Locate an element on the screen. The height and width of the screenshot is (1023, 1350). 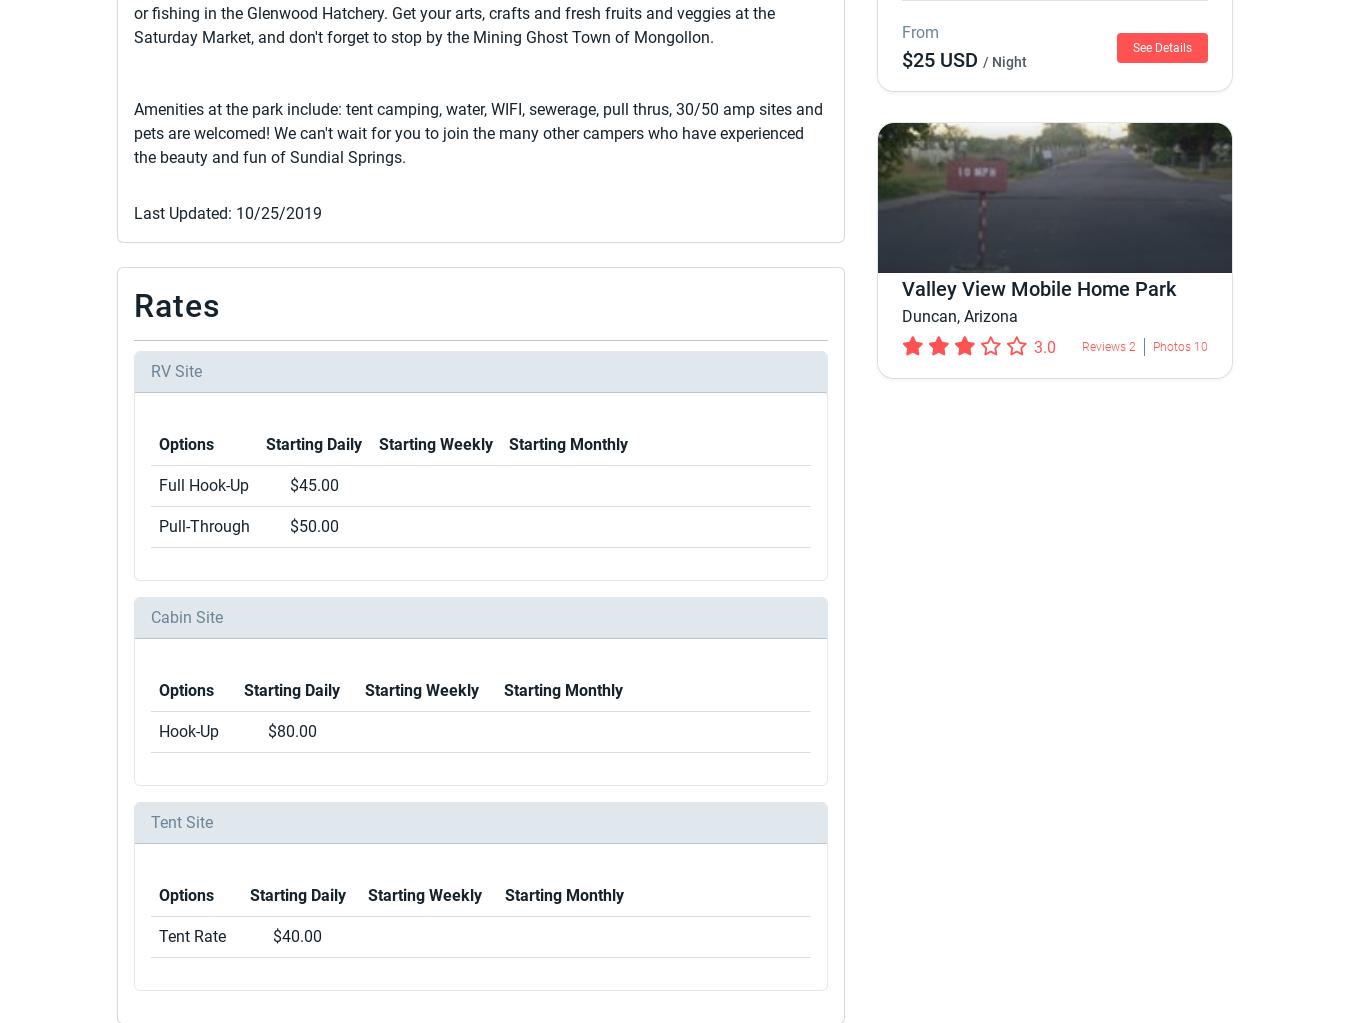
'© 2023 Roverpass' is located at coordinates (674, 988).